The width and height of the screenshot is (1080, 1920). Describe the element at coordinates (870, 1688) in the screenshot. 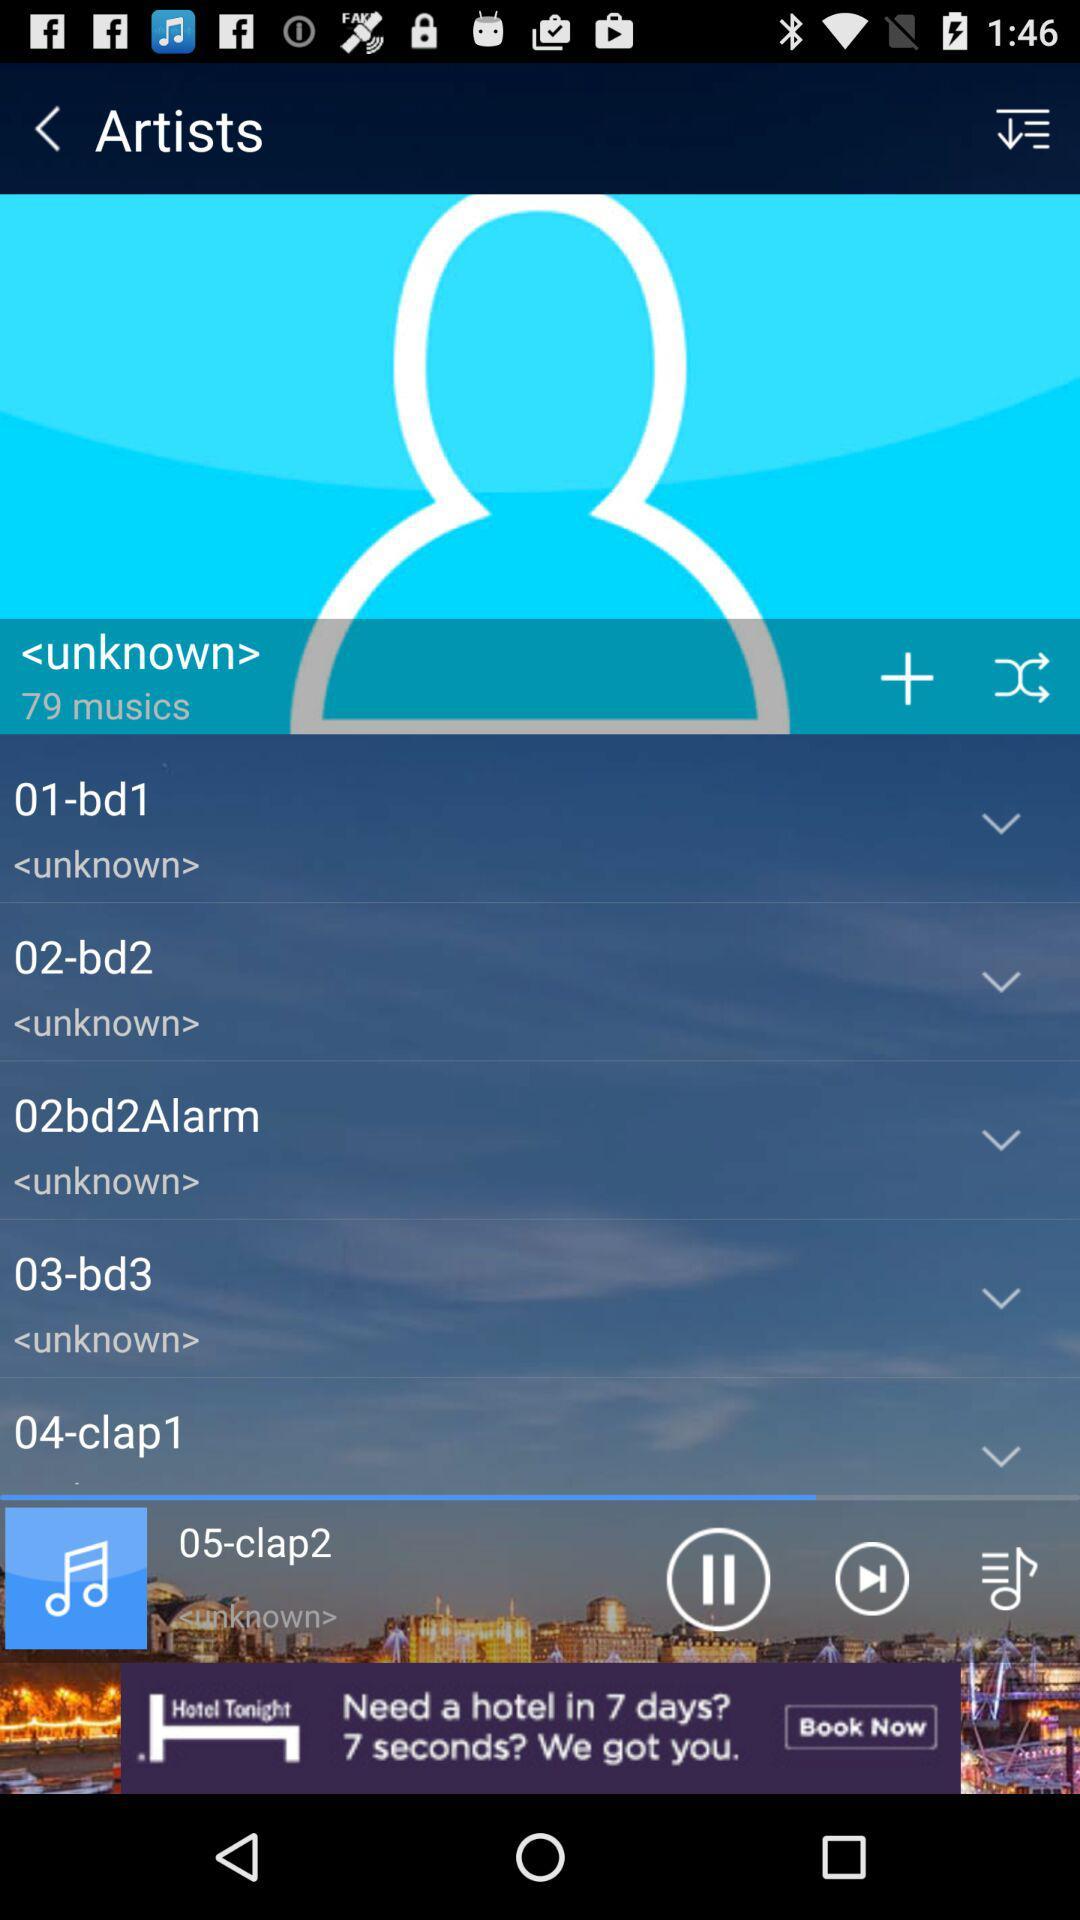

I see `the skip_next icon` at that location.